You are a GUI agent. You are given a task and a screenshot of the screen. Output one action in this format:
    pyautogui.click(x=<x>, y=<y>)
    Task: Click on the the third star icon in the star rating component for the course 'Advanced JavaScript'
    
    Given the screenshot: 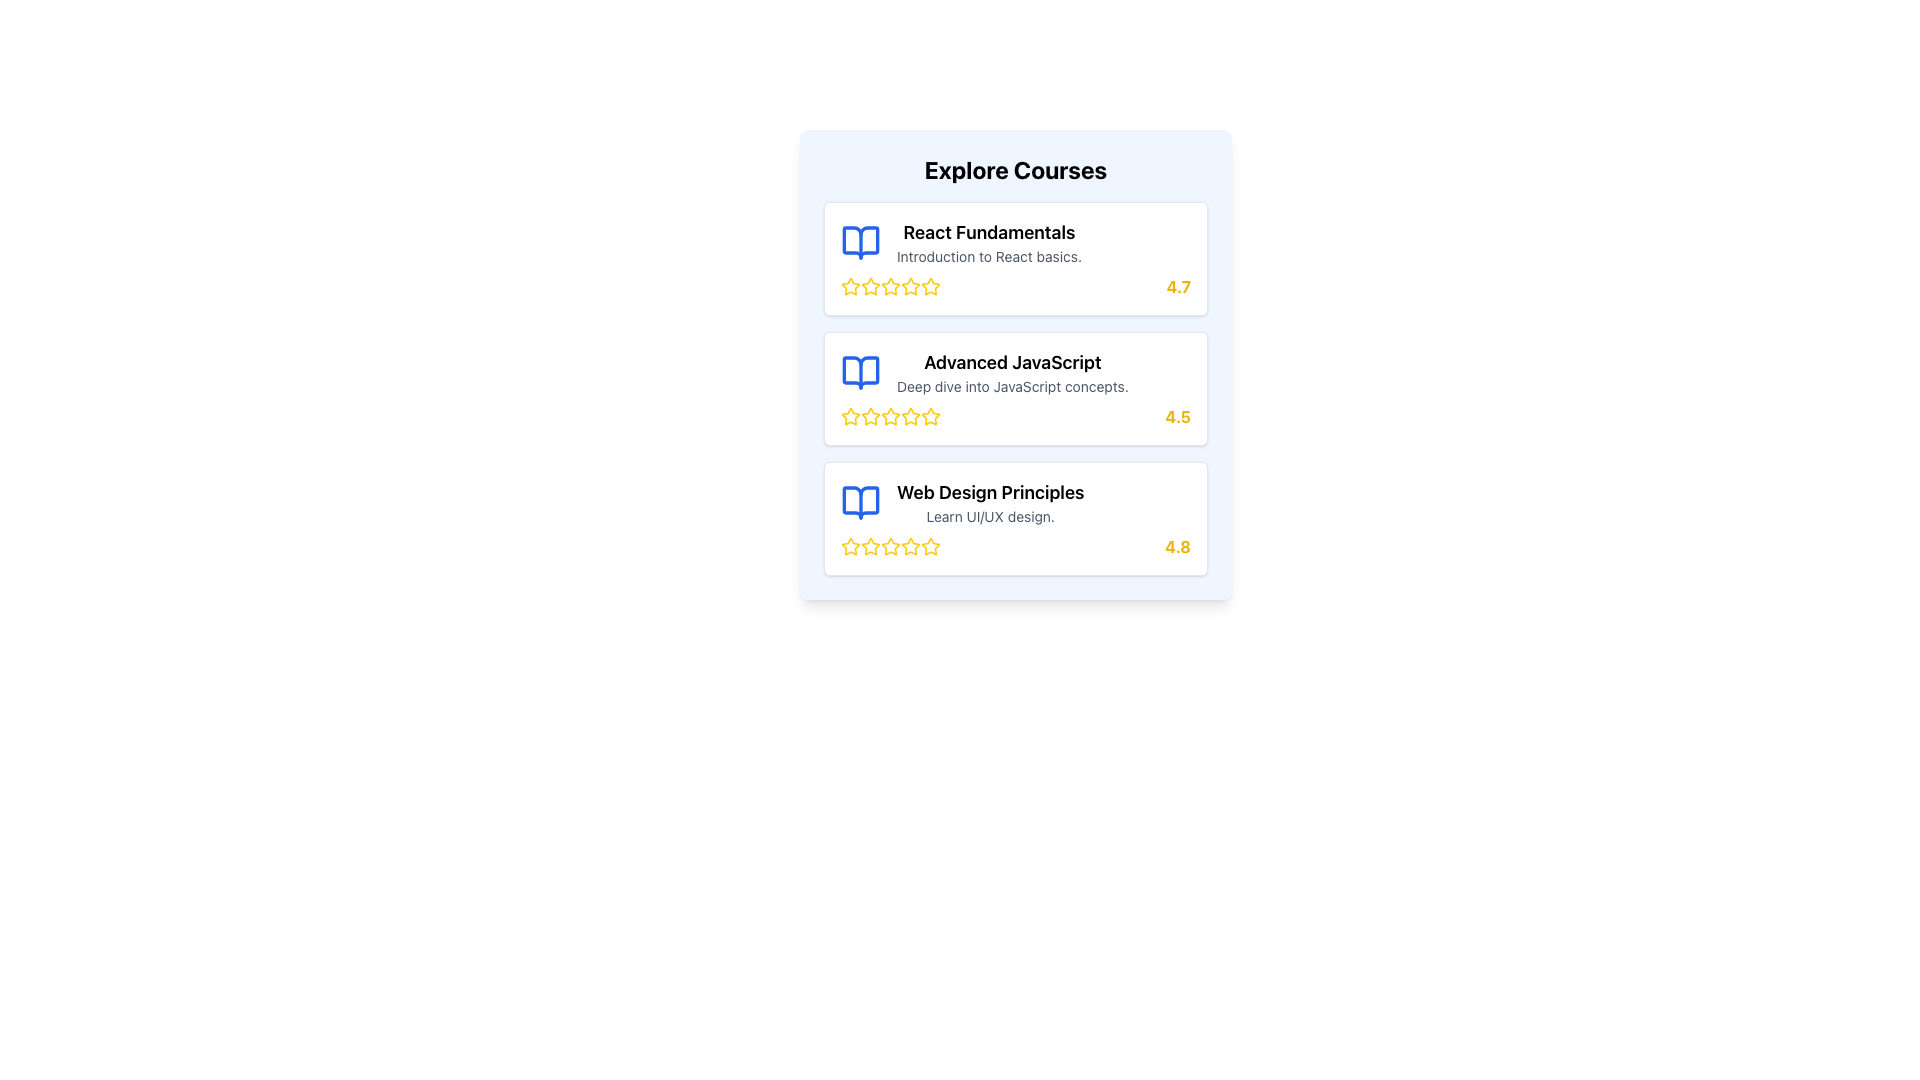 What is the action you would take?
    pyautogui.click(x=910, y=415)
    